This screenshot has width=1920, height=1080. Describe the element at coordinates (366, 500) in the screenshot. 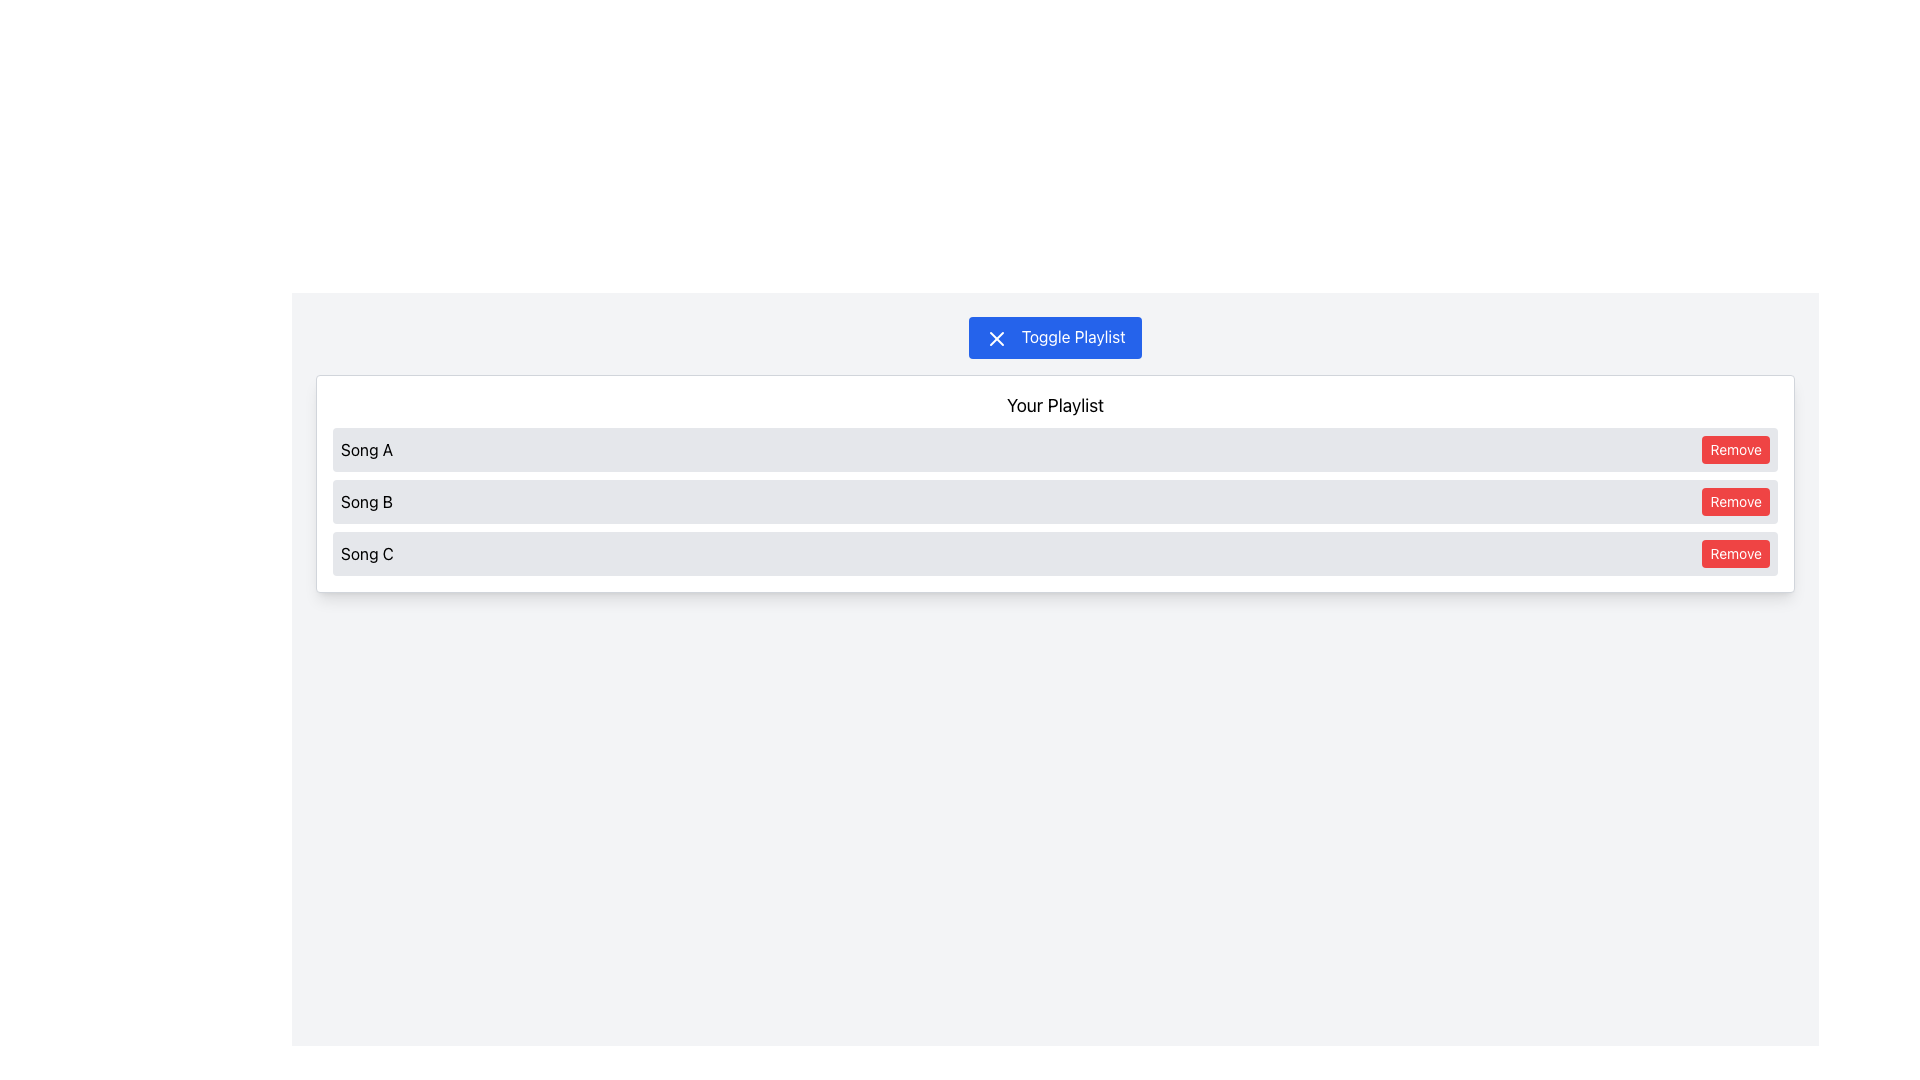

I see `the text label representing 'Song B' in the playlist, which is located in the second row, to the left of the red 'Remove' button` at that location.